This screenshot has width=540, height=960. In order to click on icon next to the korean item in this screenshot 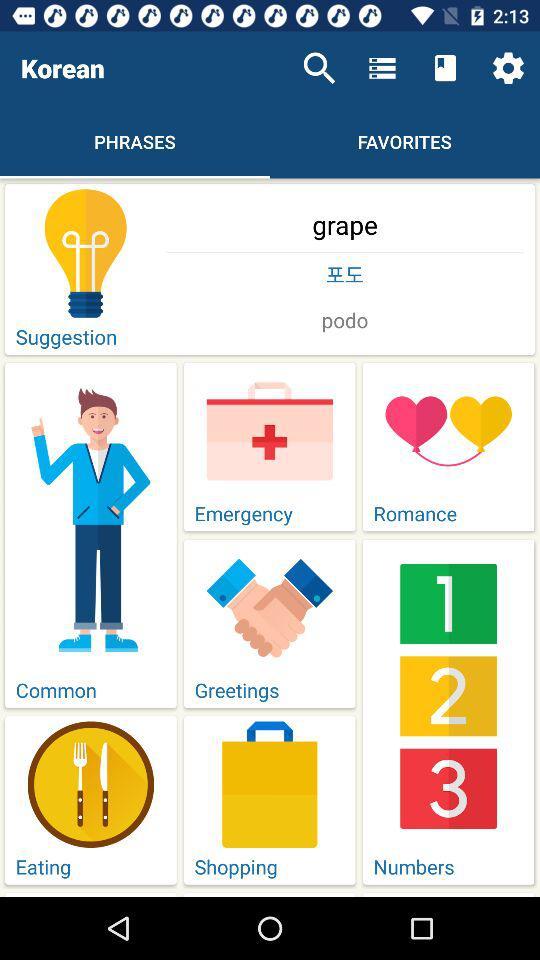, I will do `click(319, 68)`.